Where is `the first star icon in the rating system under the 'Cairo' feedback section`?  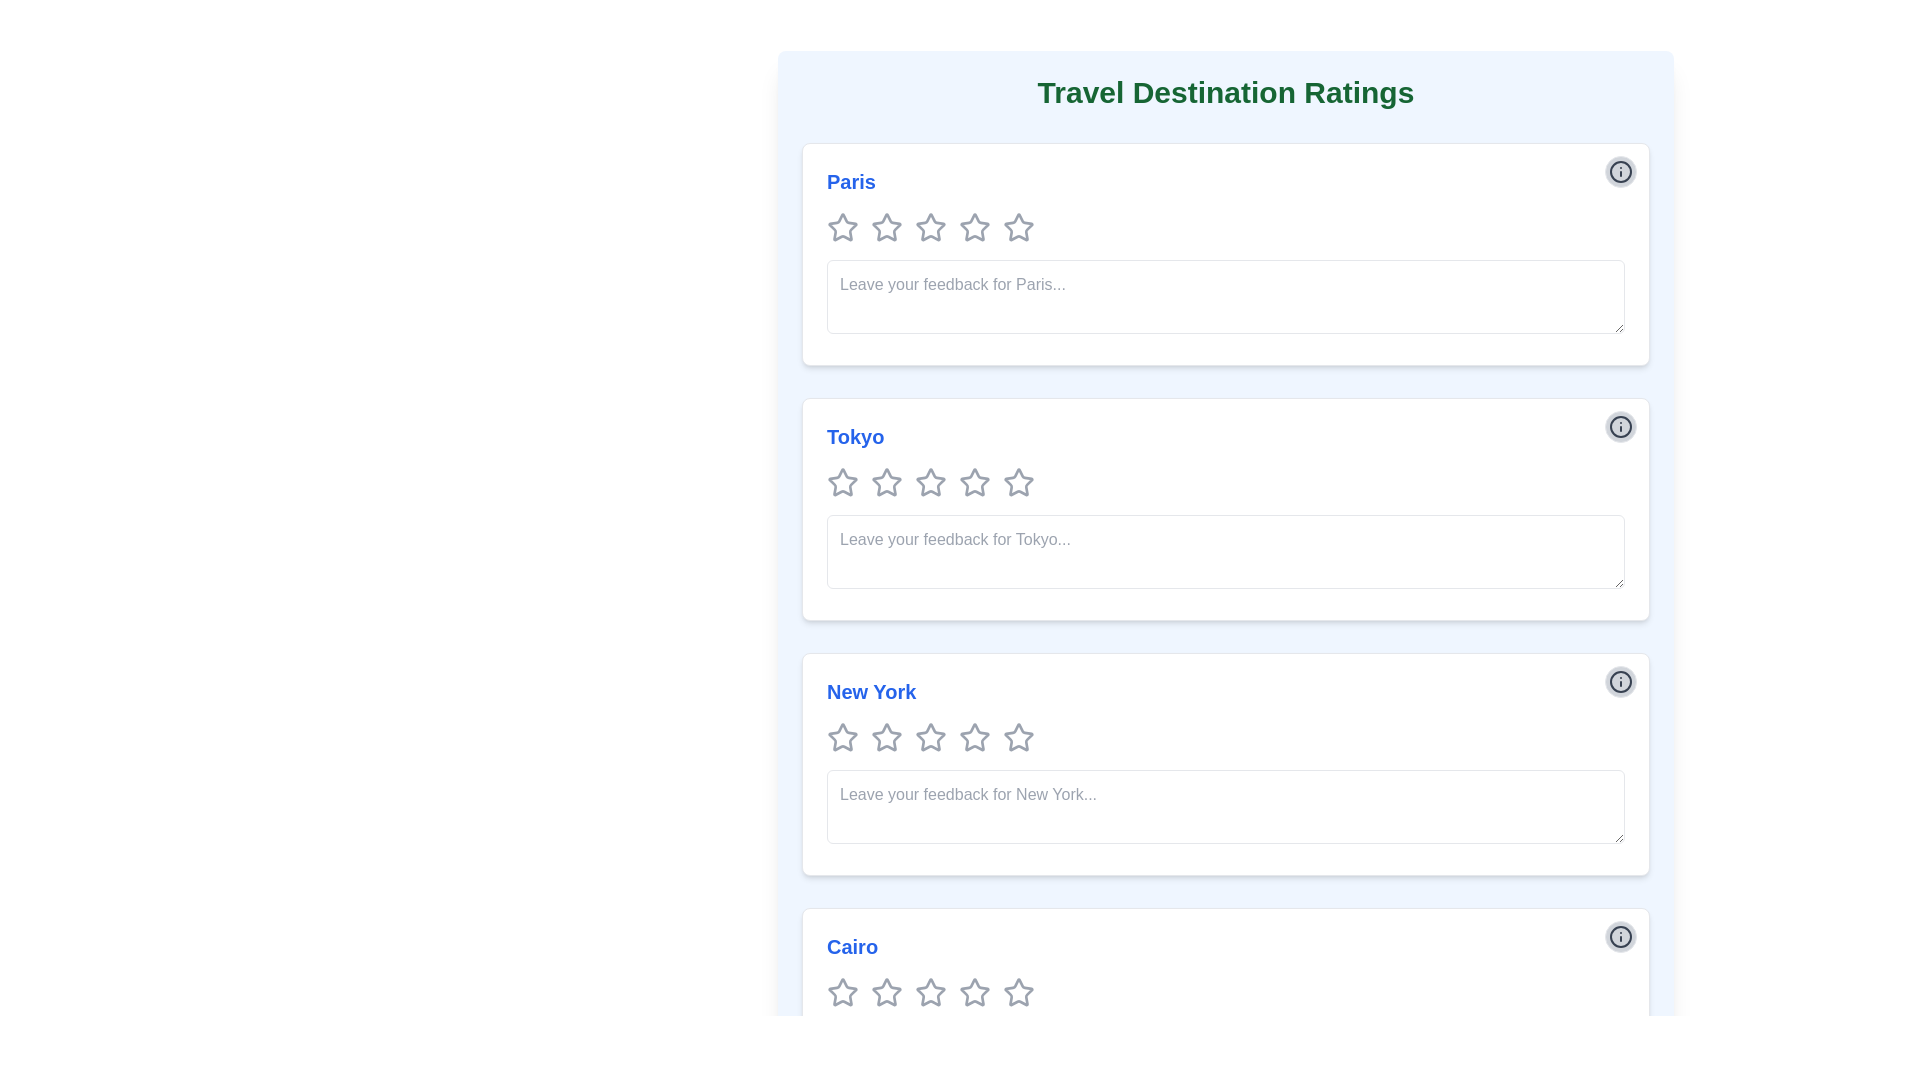
the first star icon in the rating system under the 'Cairo' feedback section is located at coordinates (930, 992).